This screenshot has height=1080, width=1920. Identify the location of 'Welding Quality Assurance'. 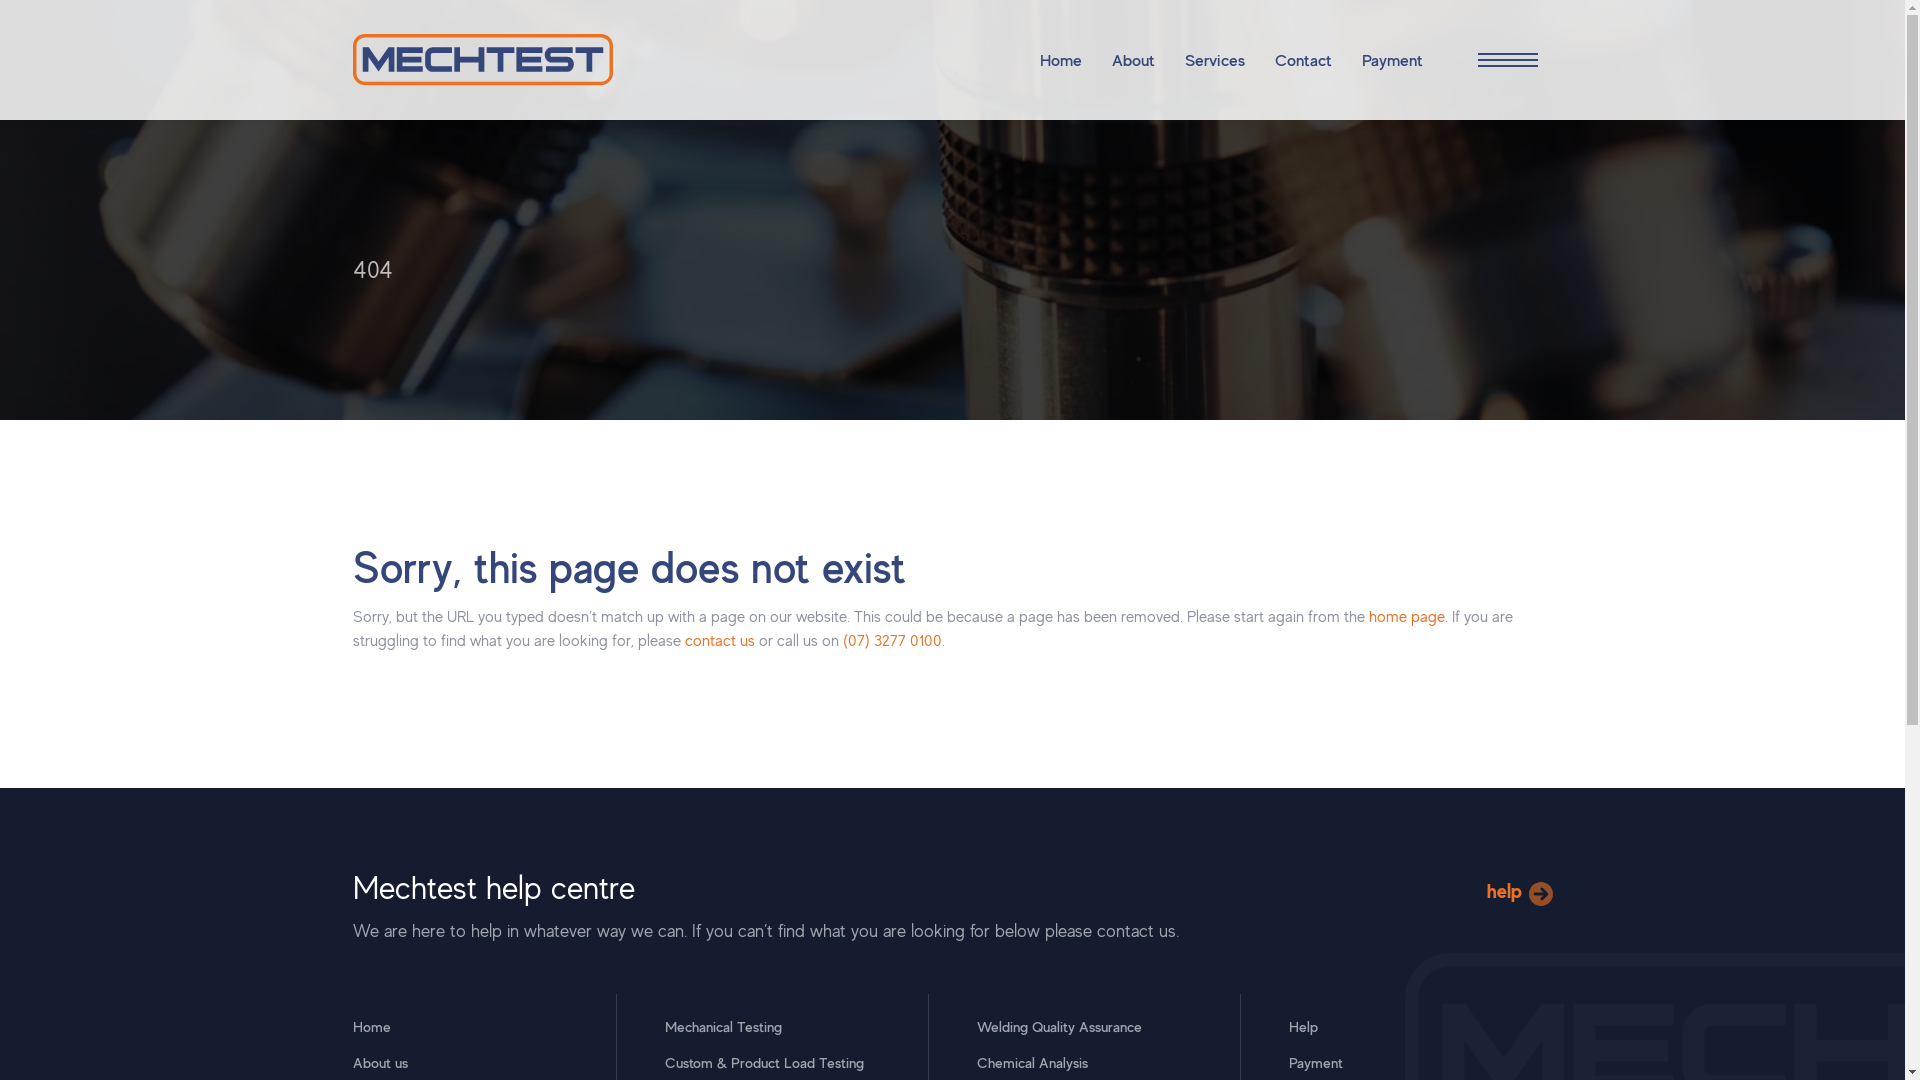
(1057, 1026).